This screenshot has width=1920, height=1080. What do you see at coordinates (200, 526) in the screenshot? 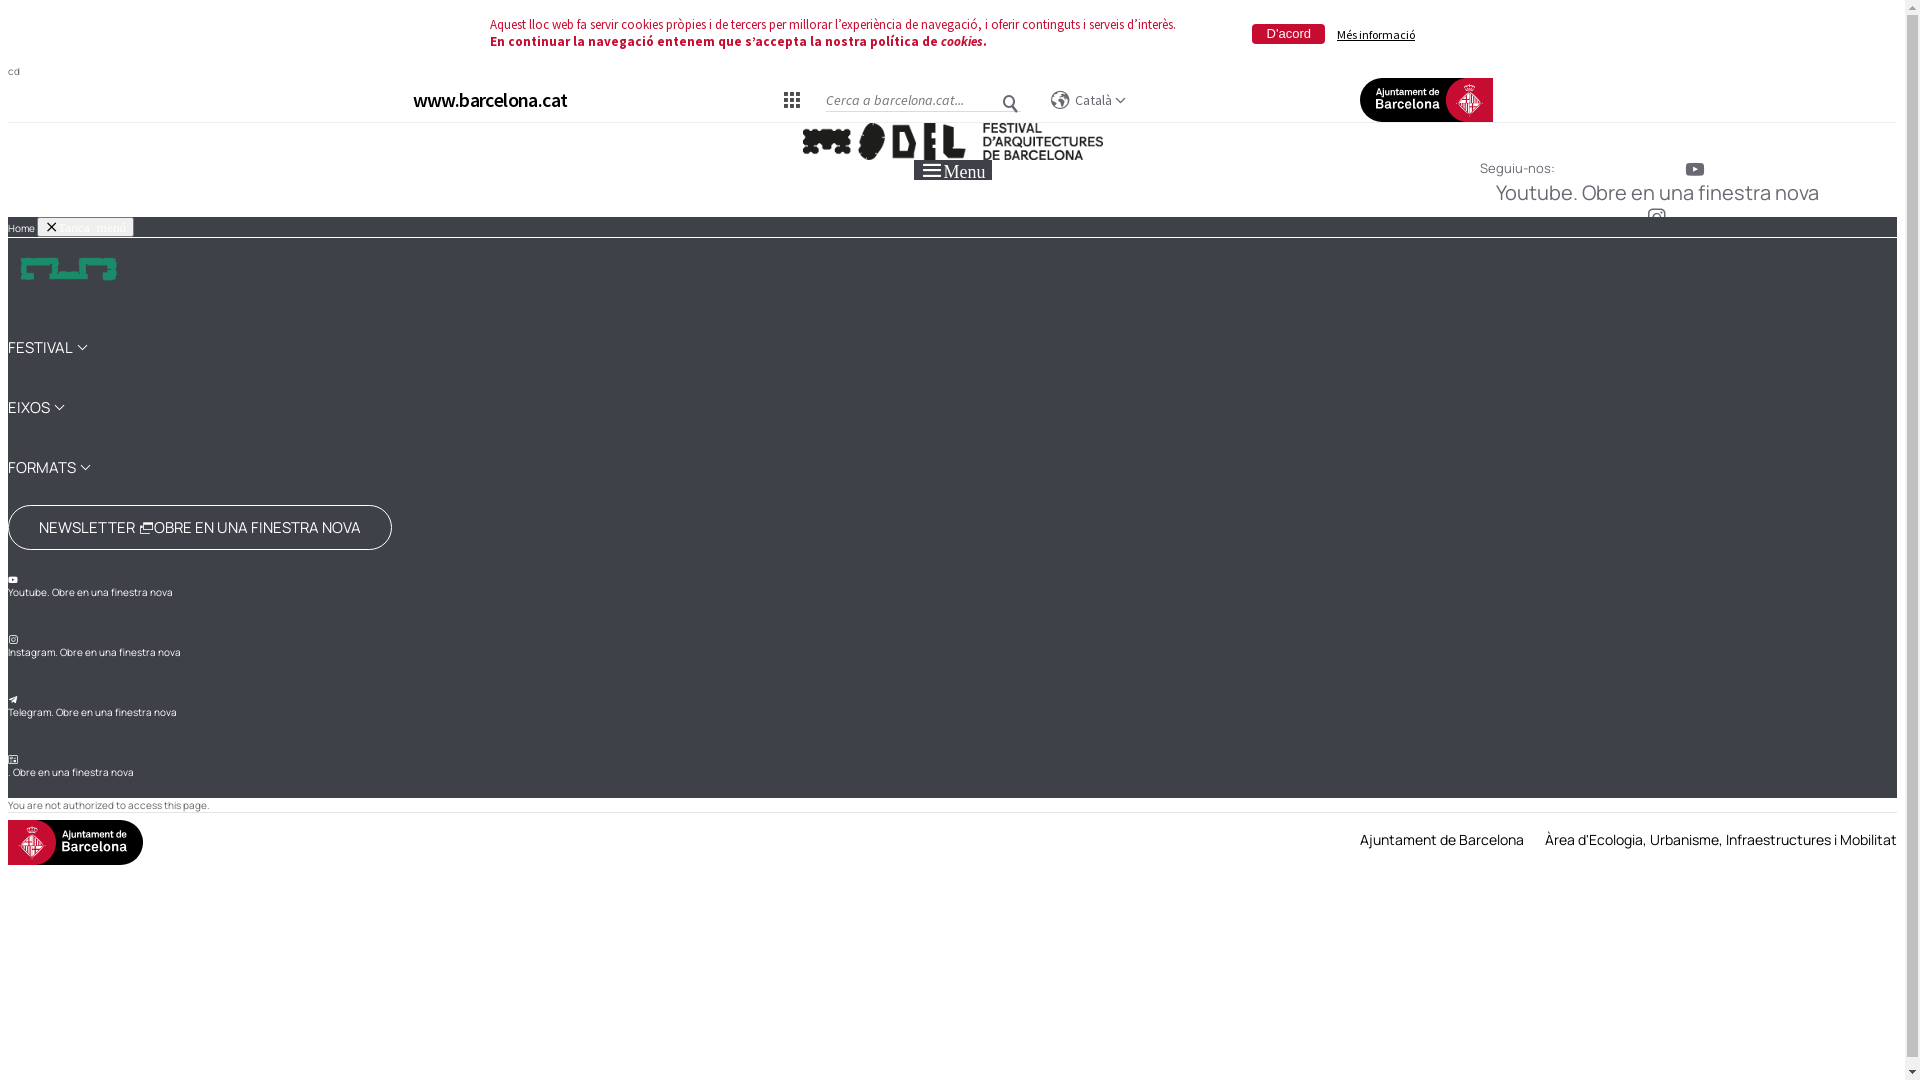
I see `'NEWSLETTER` at bounding box center [200, 526].